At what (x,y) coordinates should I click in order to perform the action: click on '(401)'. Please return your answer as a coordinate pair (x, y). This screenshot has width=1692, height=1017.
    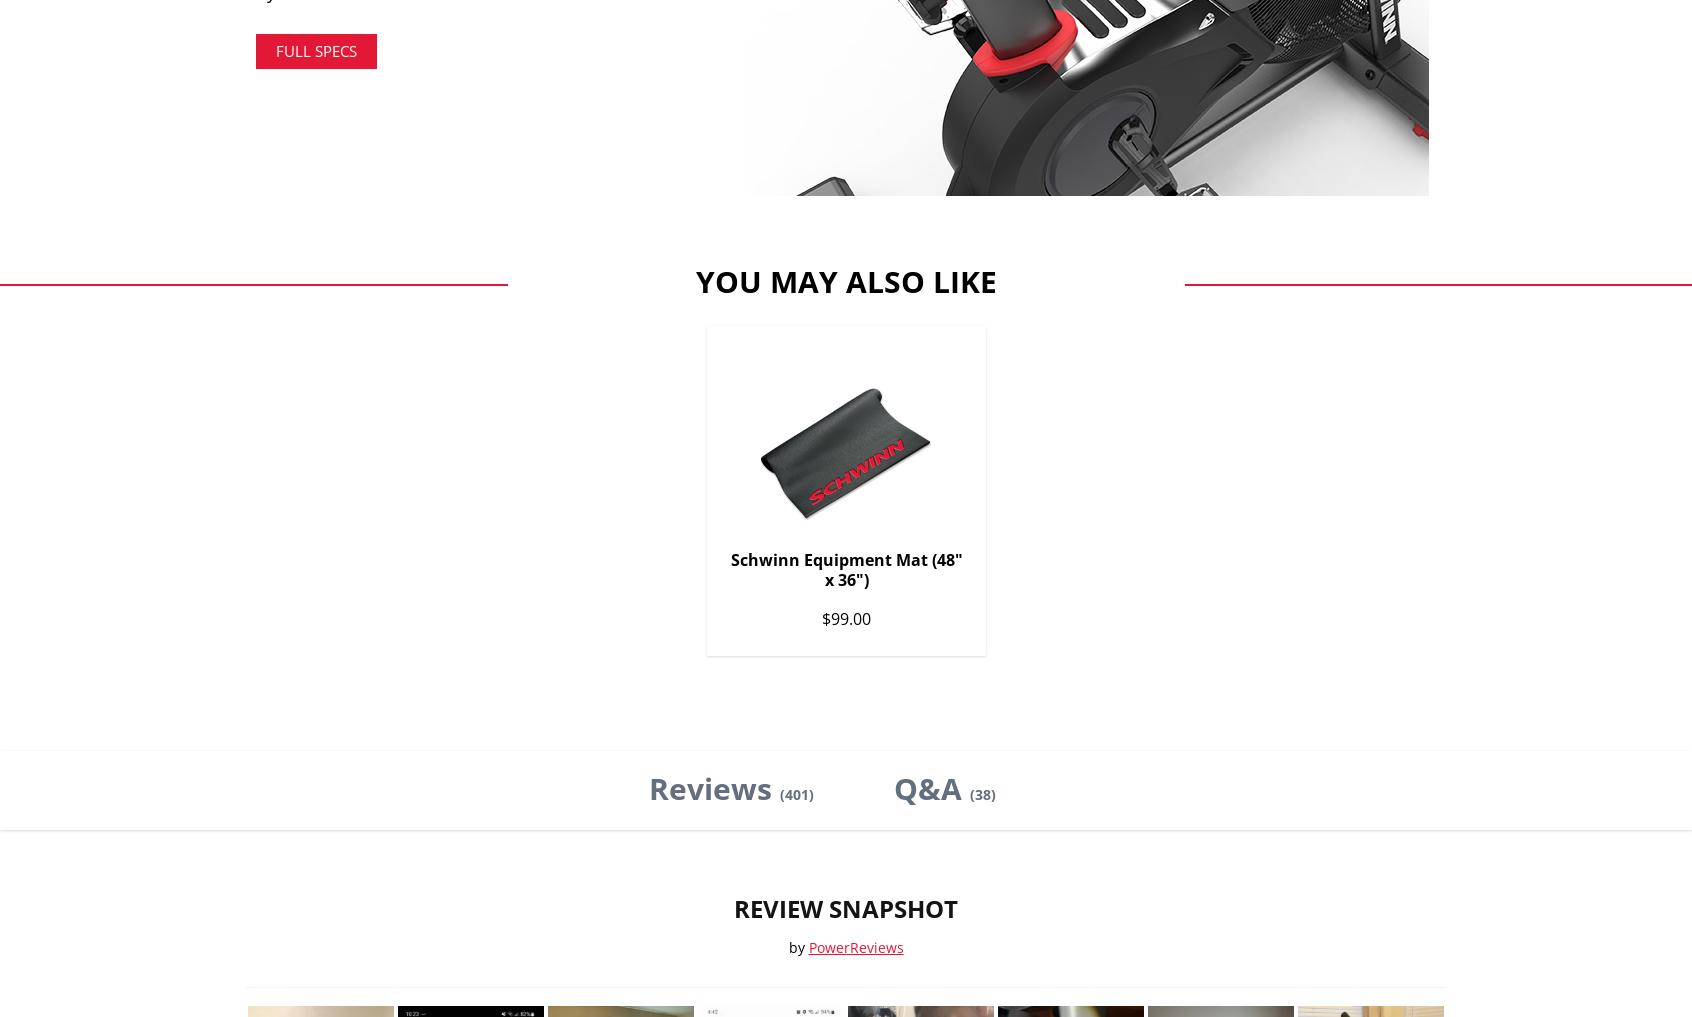
    Looking at the image, I should click on (795, 792).